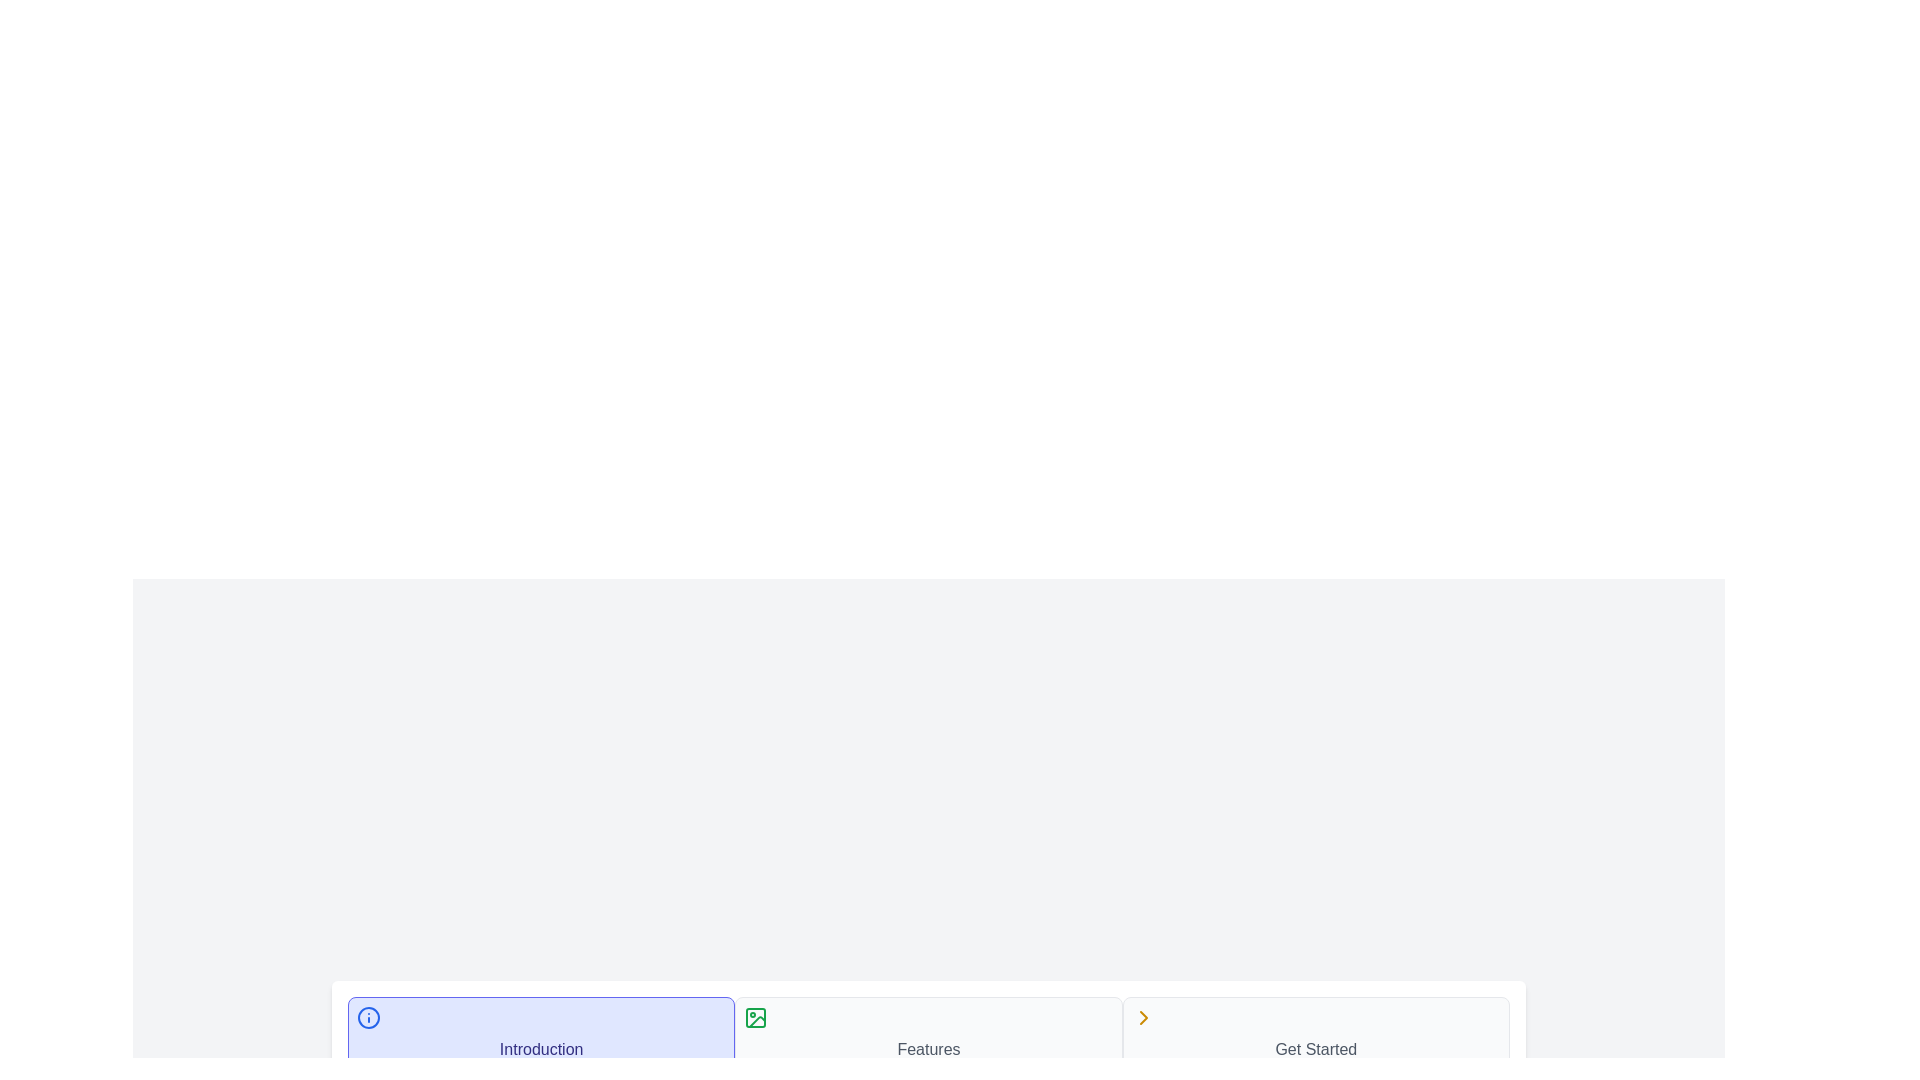 The image size is (1920, 1080). What do you see at coordinates (1316, 1033) in the screenshot?
I see `the step labeled Get Started to focus on it` at bounding box center [1316, 1033].